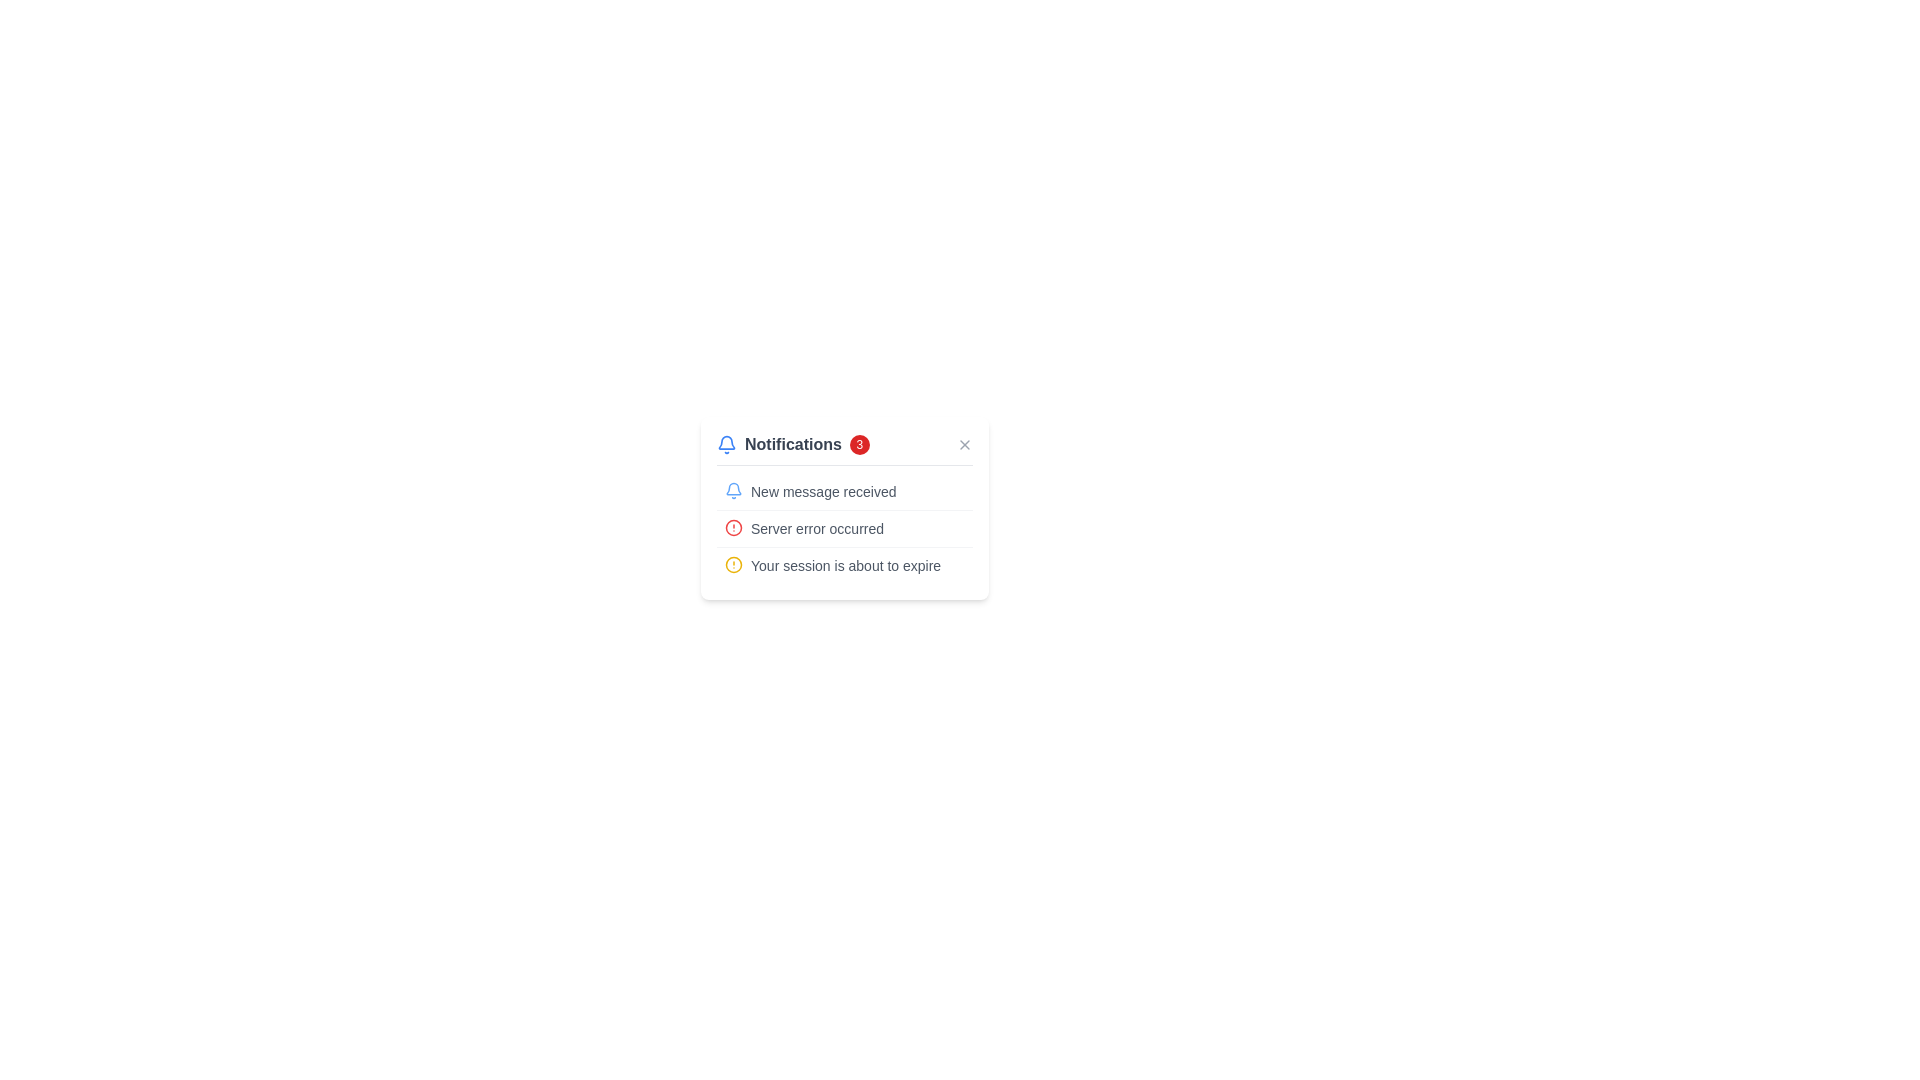 The image size is (1920, 1080). What do you see at coordinates (964, 443) in the screenshot?
I see `the close button located at the top-right corner of the notification panel` at bounding box center [964, 443].